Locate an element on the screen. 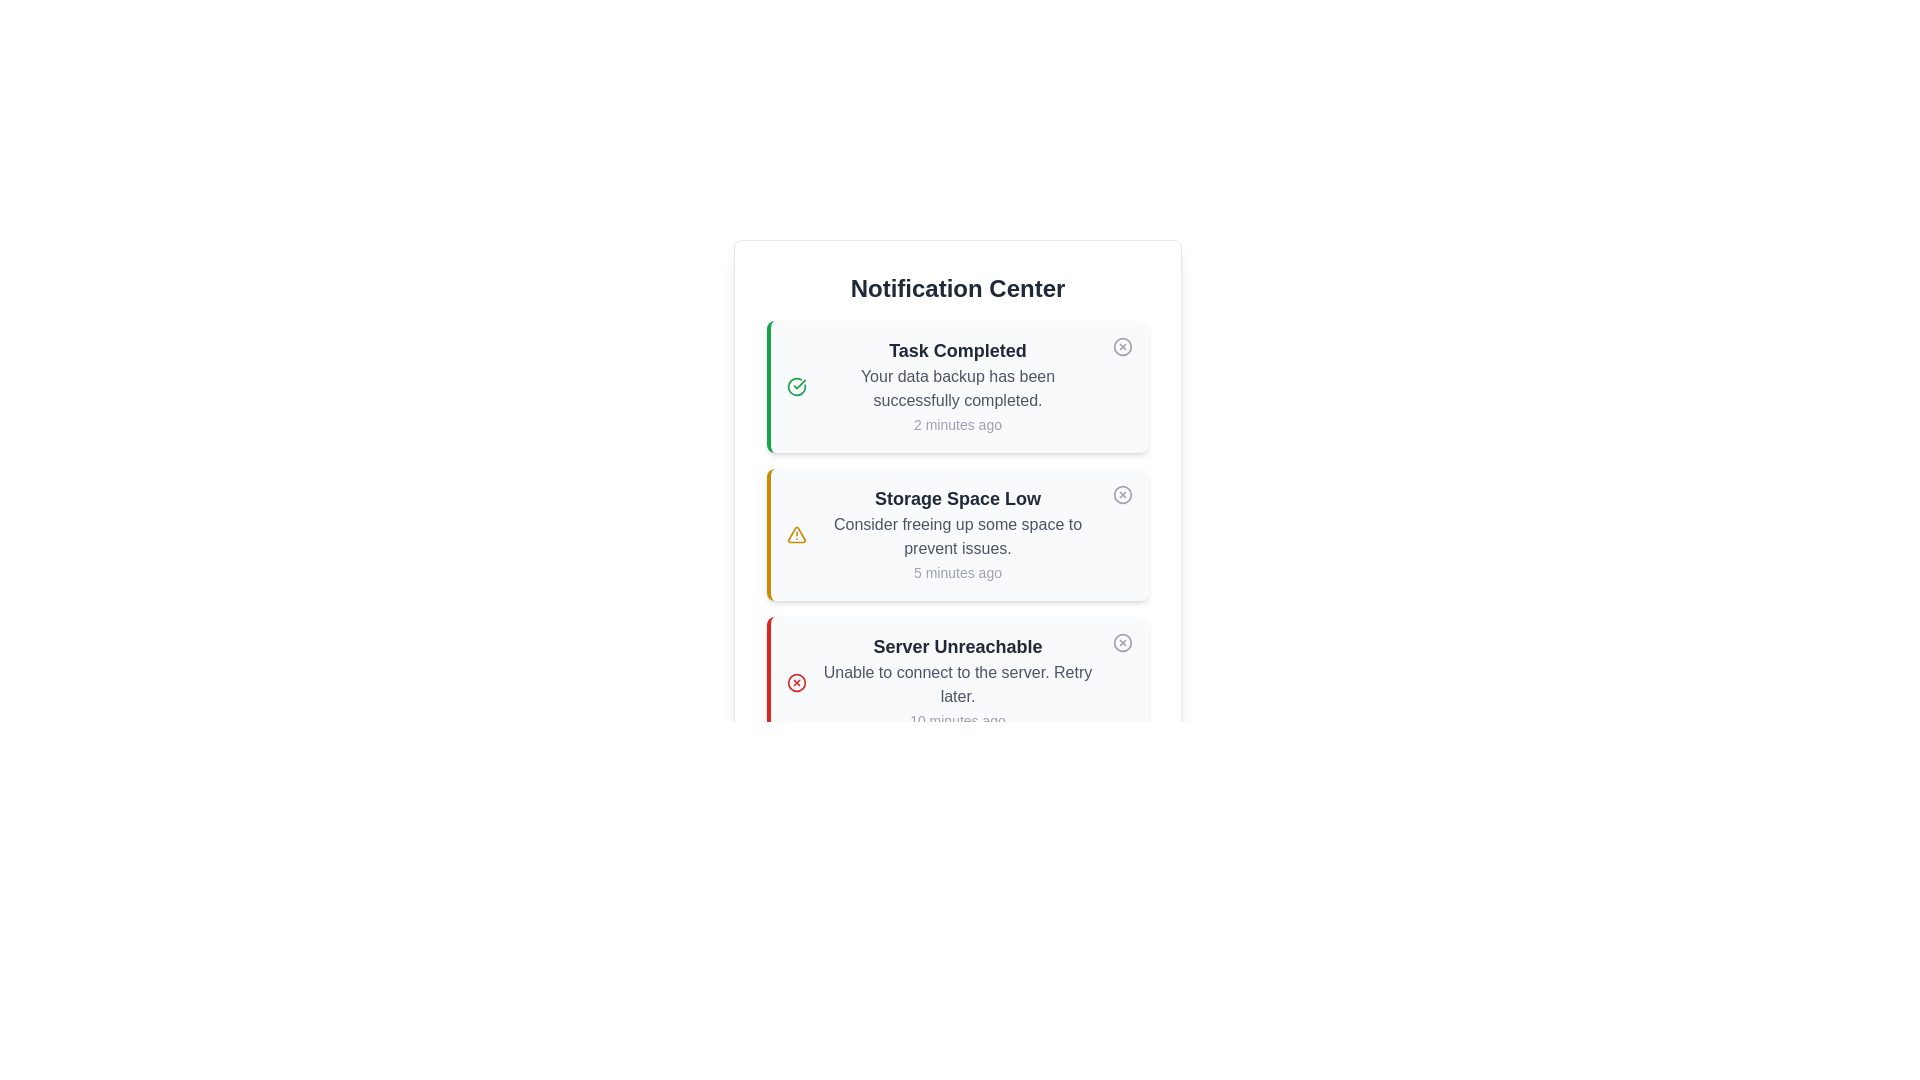  the timestamp text label, which indicates the recency of the corresponding notification, to potentially reveal additional information is located at coordinates (957, 423).